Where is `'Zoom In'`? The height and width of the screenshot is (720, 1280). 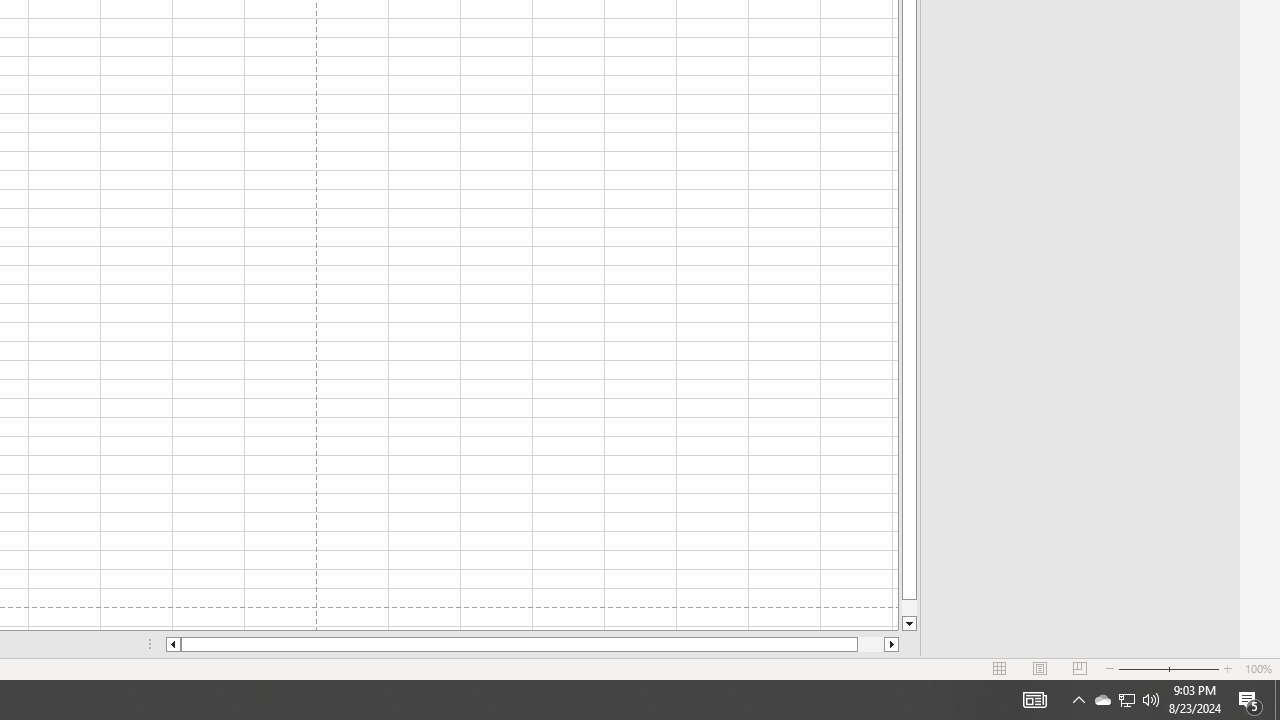 'Zoom In' is located at coordinates (1226, 669).